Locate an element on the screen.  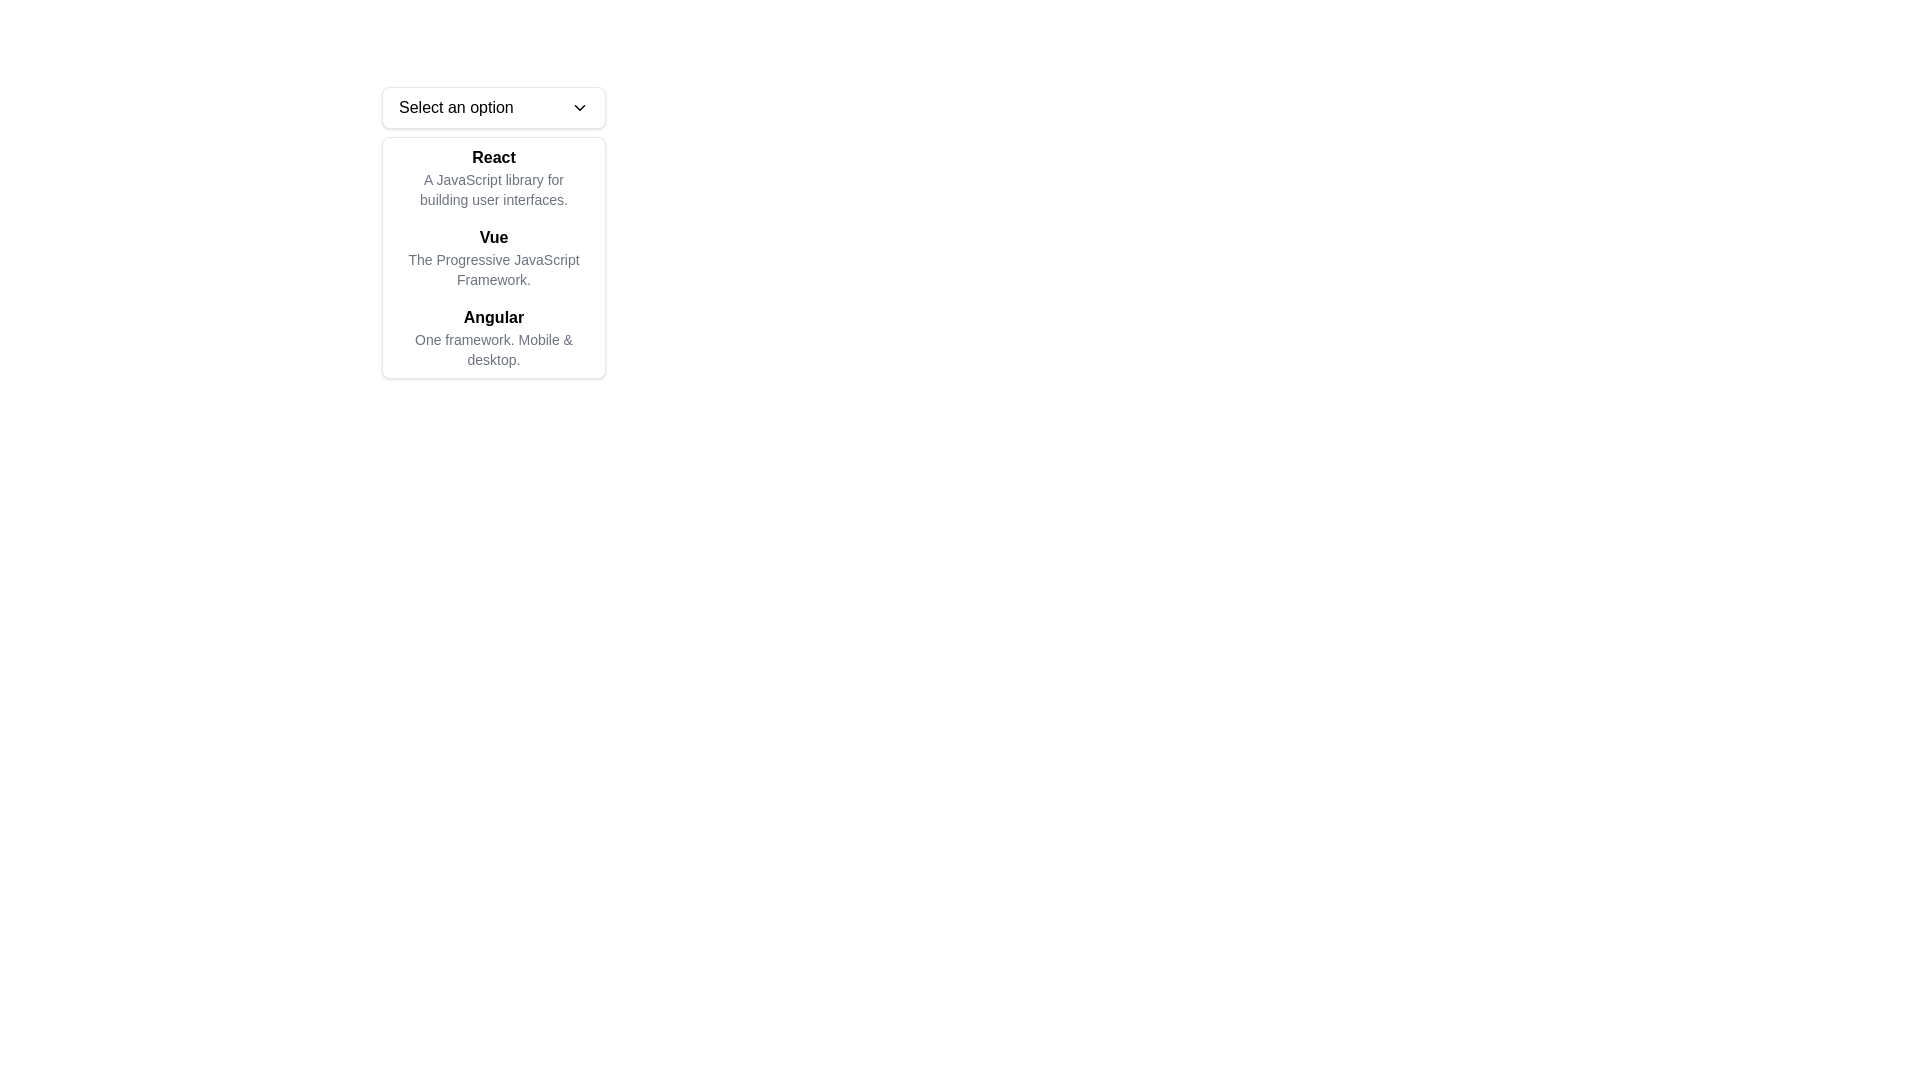
the chevron icon that toggles the visibility of the dropdown menu, located to the right of the 'Select an option' label is located at coordinates (579, 108).